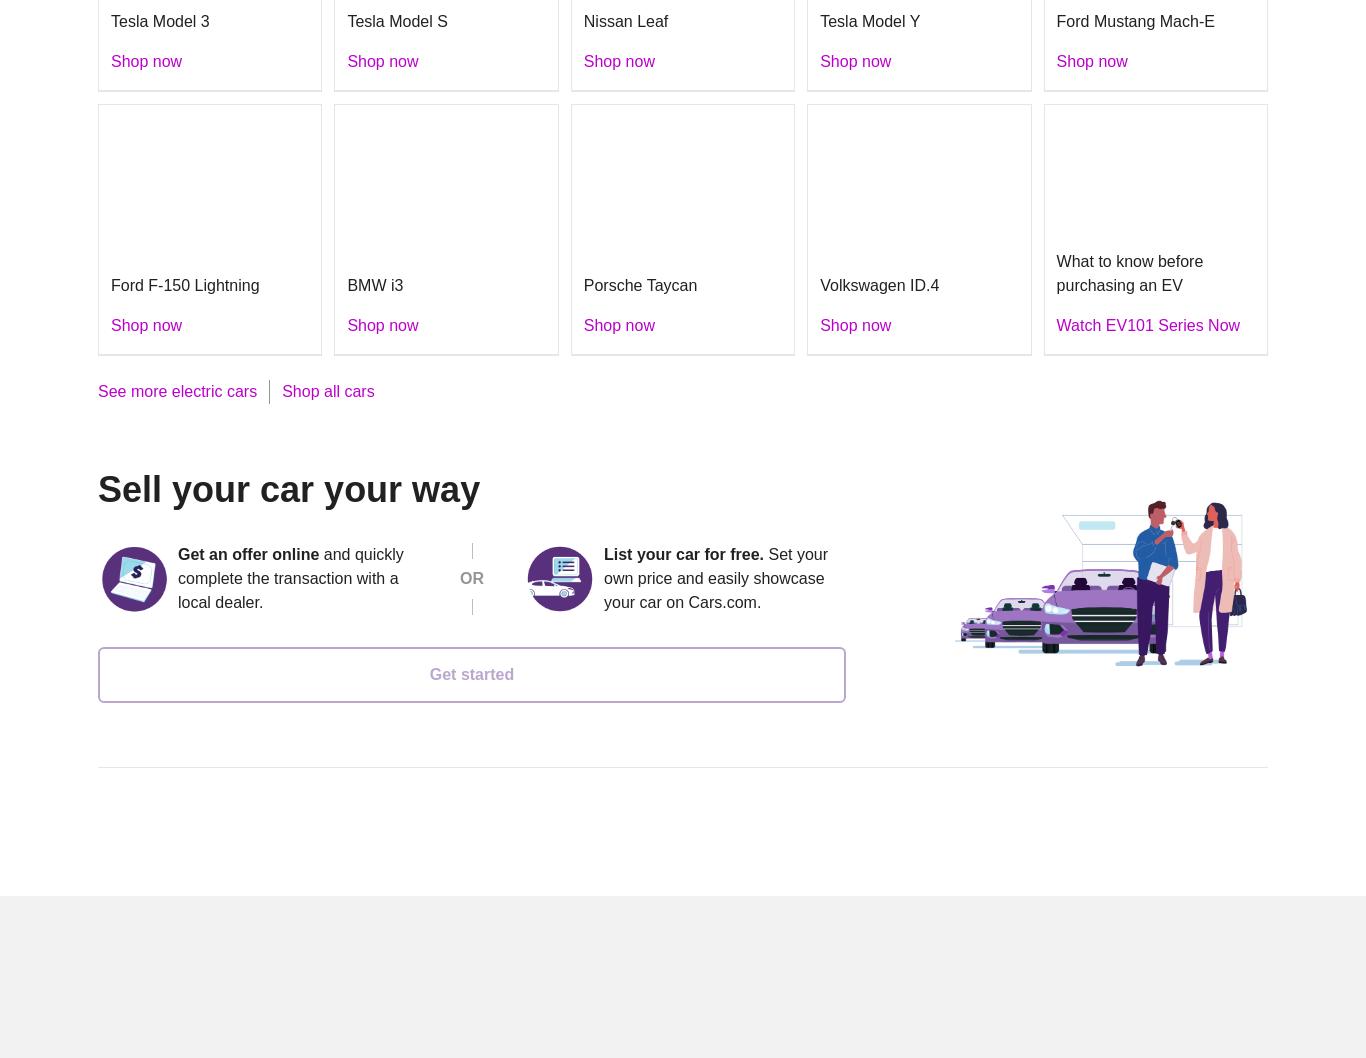 This screenshot has width=1366, height=1058. I want to click on 'Porsche Taycan', so click(638, 283).